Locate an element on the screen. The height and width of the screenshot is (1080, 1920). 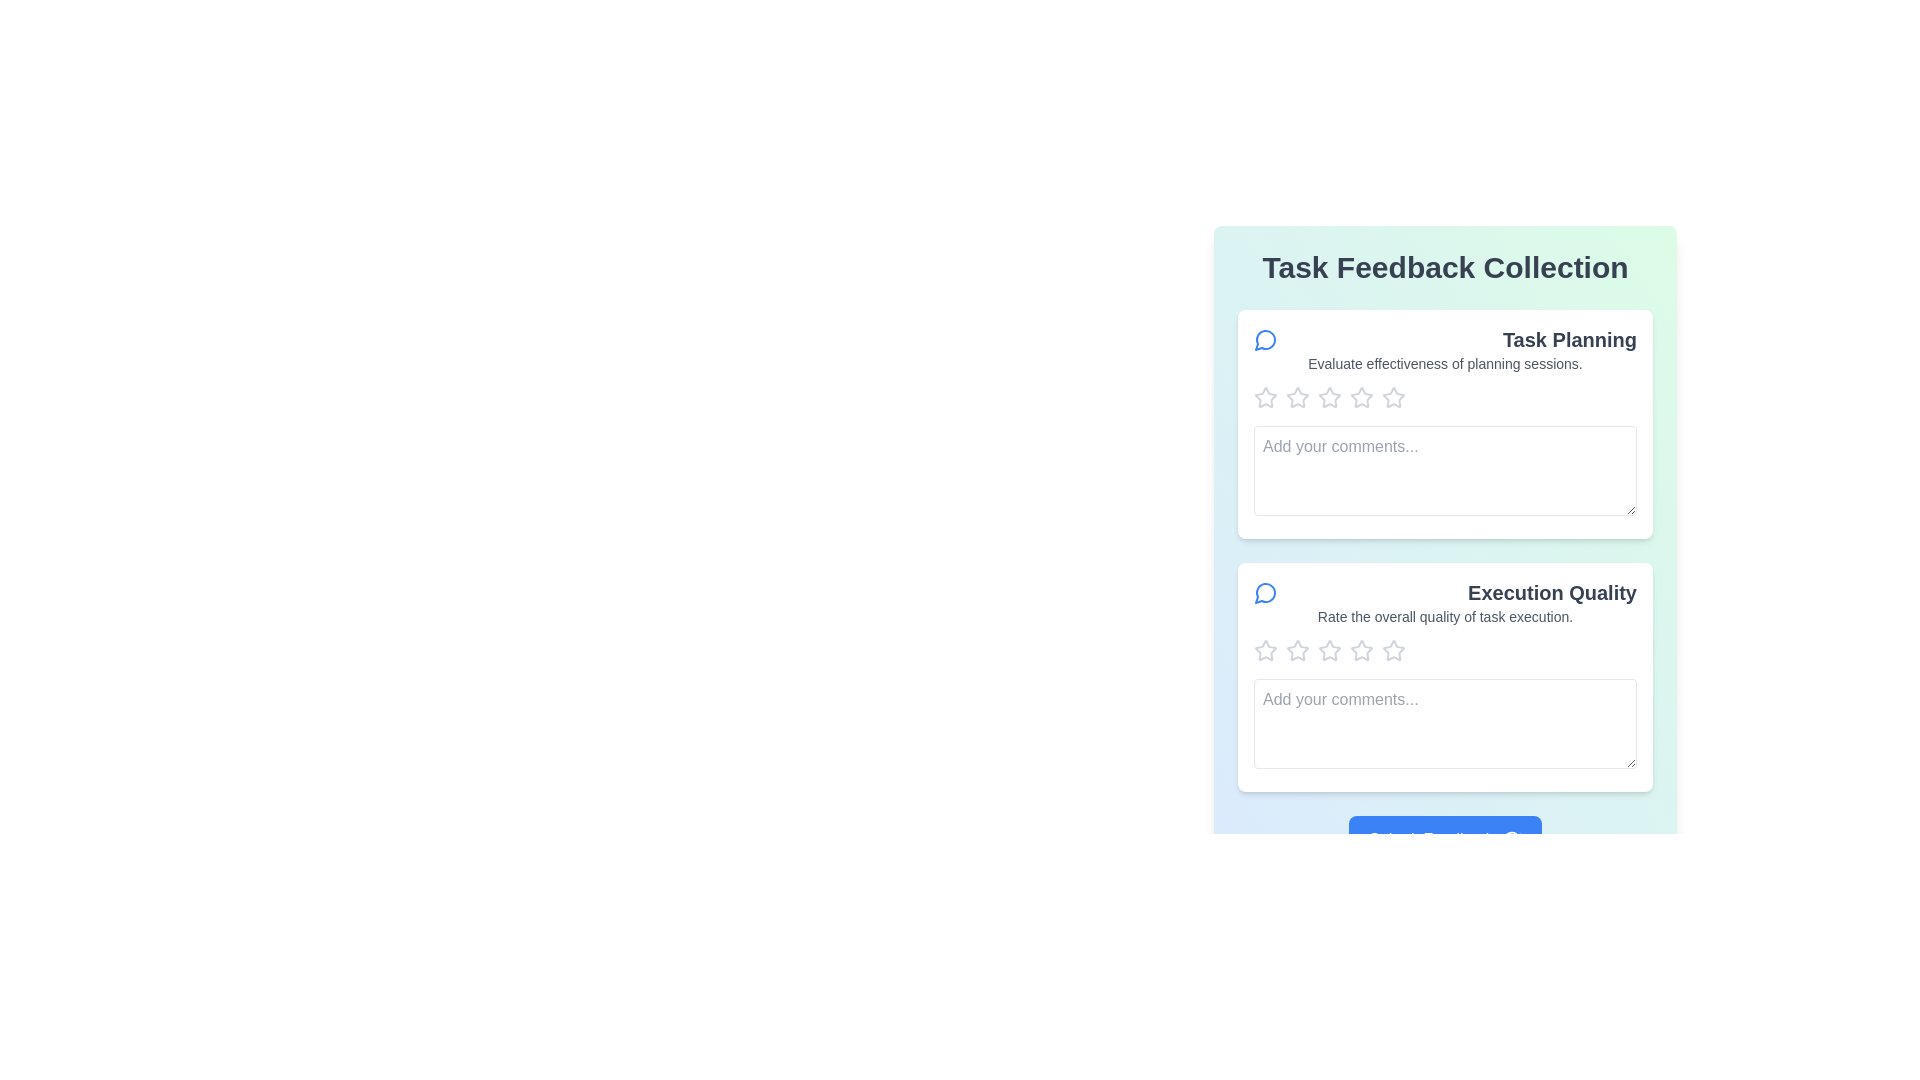
the first star icon in the 'Execution Quality' section is located at coordinates (1297, 650).